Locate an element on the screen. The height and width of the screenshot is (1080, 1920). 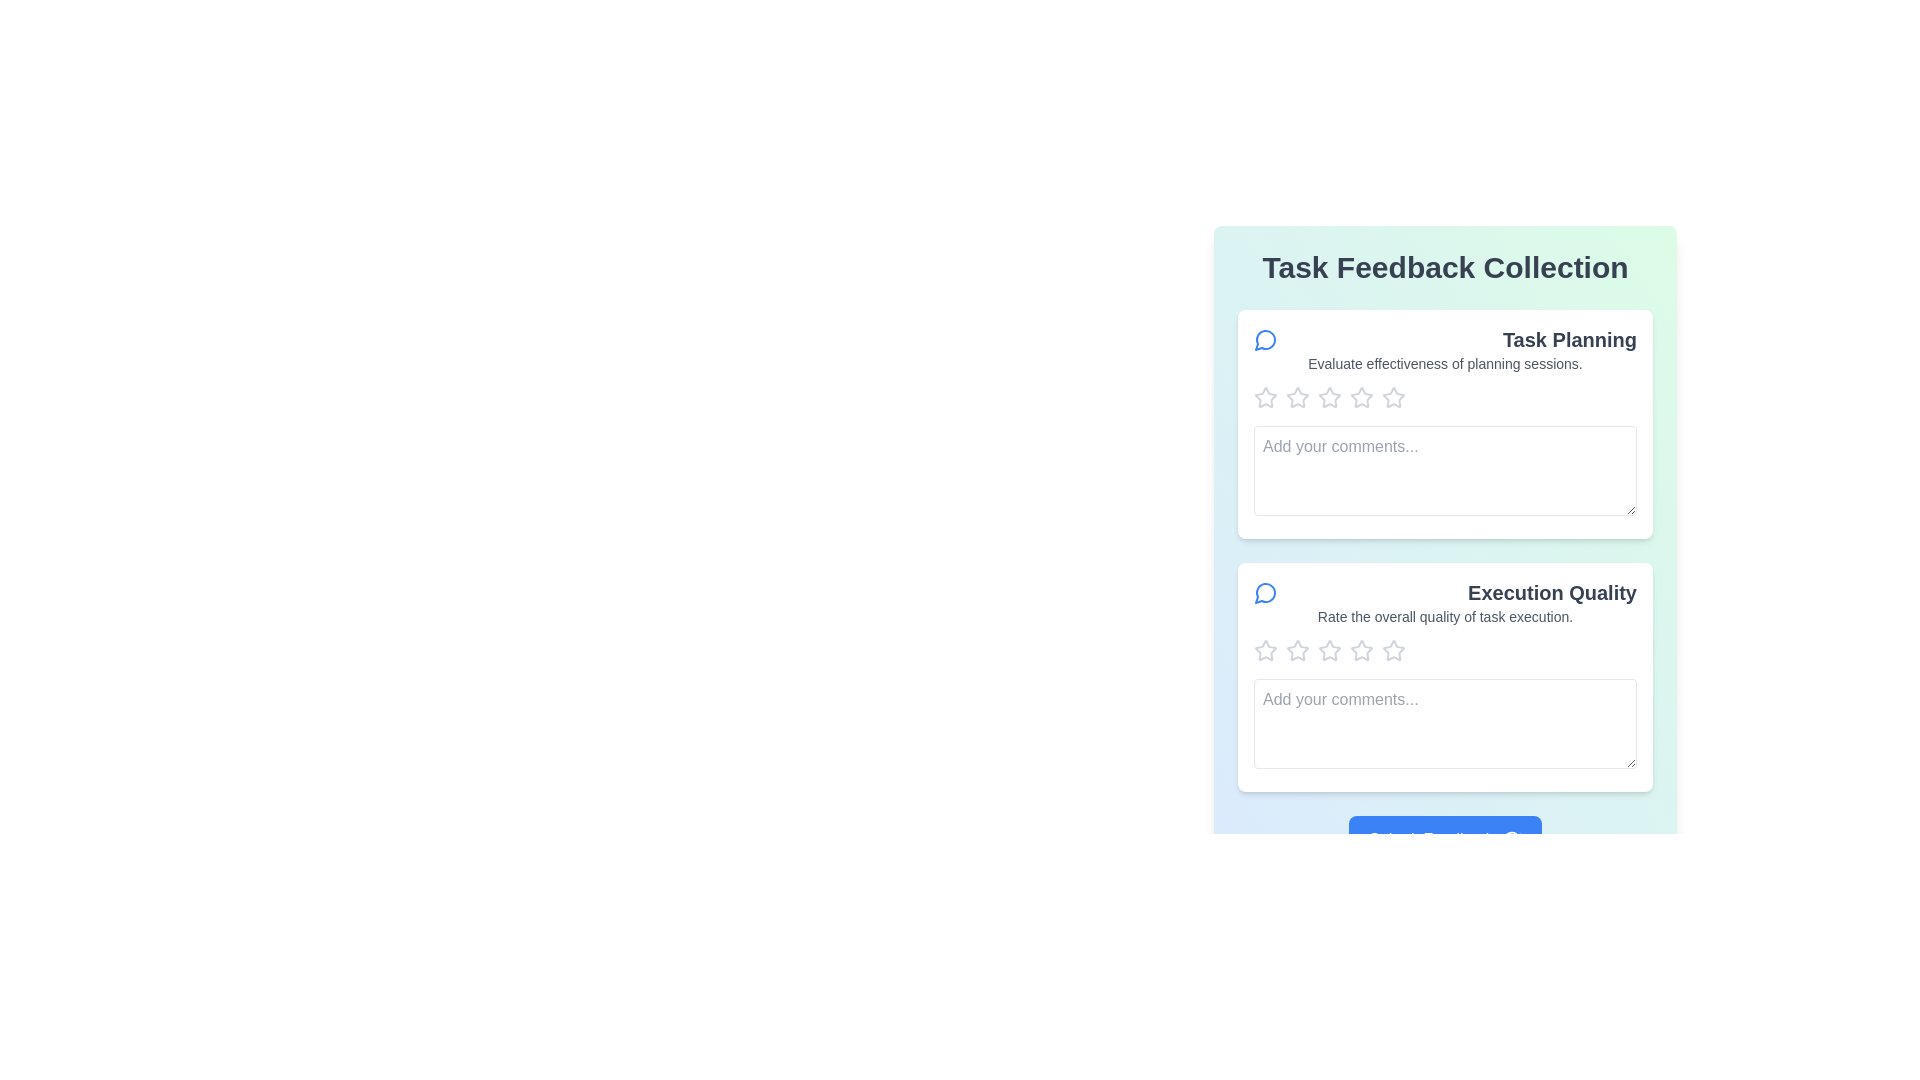
the first star icon in the 'Execution Quality' section is located at coordinates (1297, 650).